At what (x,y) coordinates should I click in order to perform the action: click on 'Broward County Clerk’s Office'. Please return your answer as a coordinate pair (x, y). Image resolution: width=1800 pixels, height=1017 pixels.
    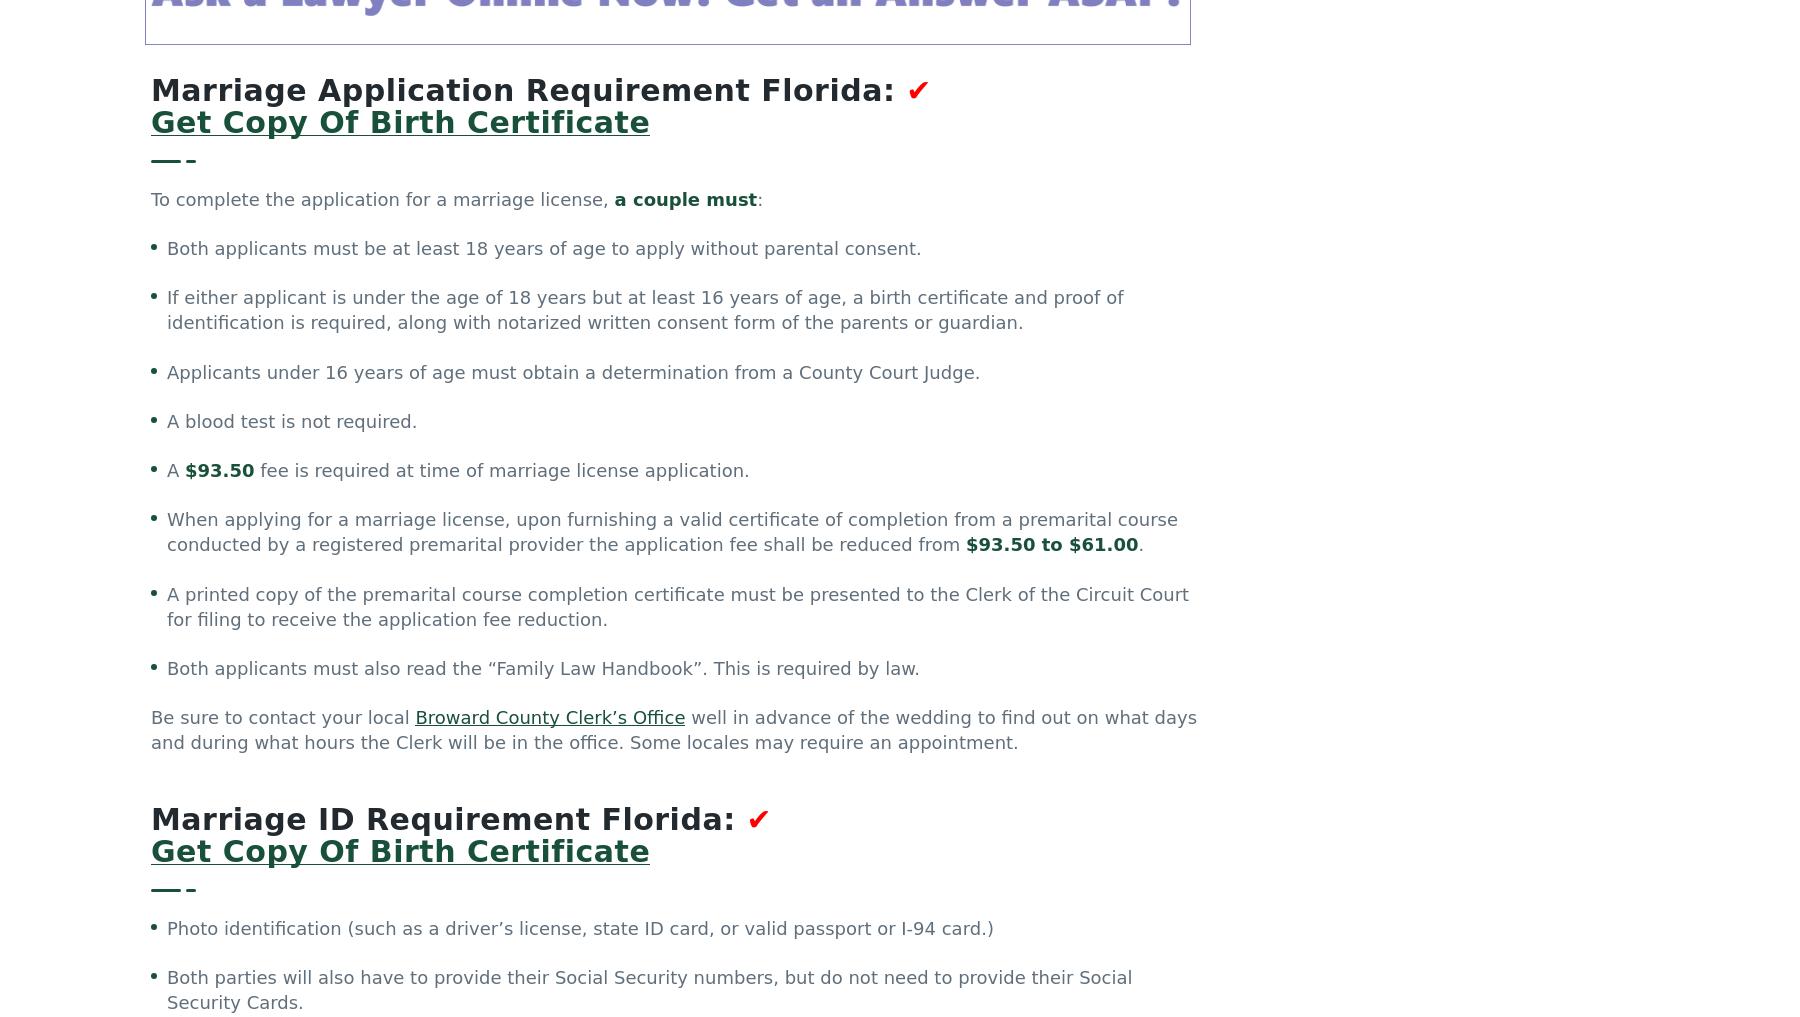
    Looking at the image, I should click on (549, 720).